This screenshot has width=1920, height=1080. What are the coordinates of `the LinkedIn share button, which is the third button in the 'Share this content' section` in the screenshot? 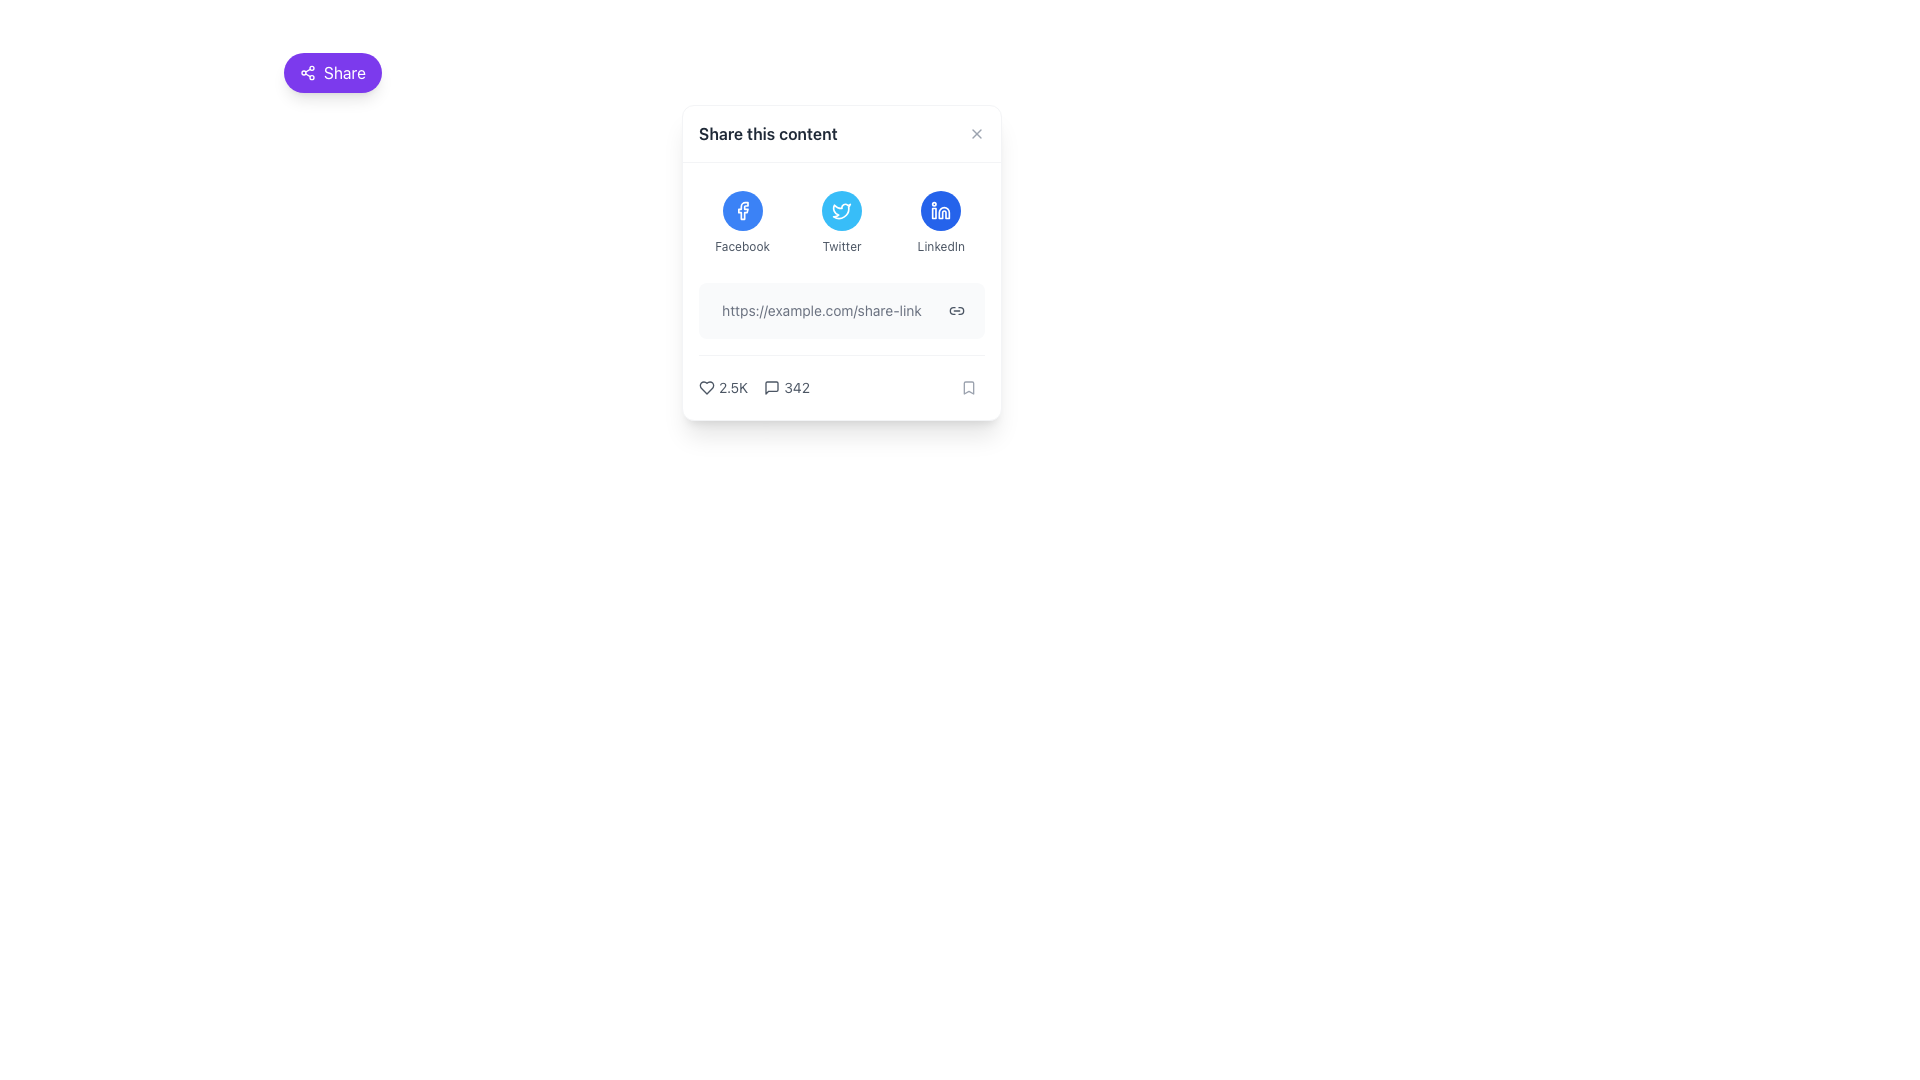 It's located at (940, 223).